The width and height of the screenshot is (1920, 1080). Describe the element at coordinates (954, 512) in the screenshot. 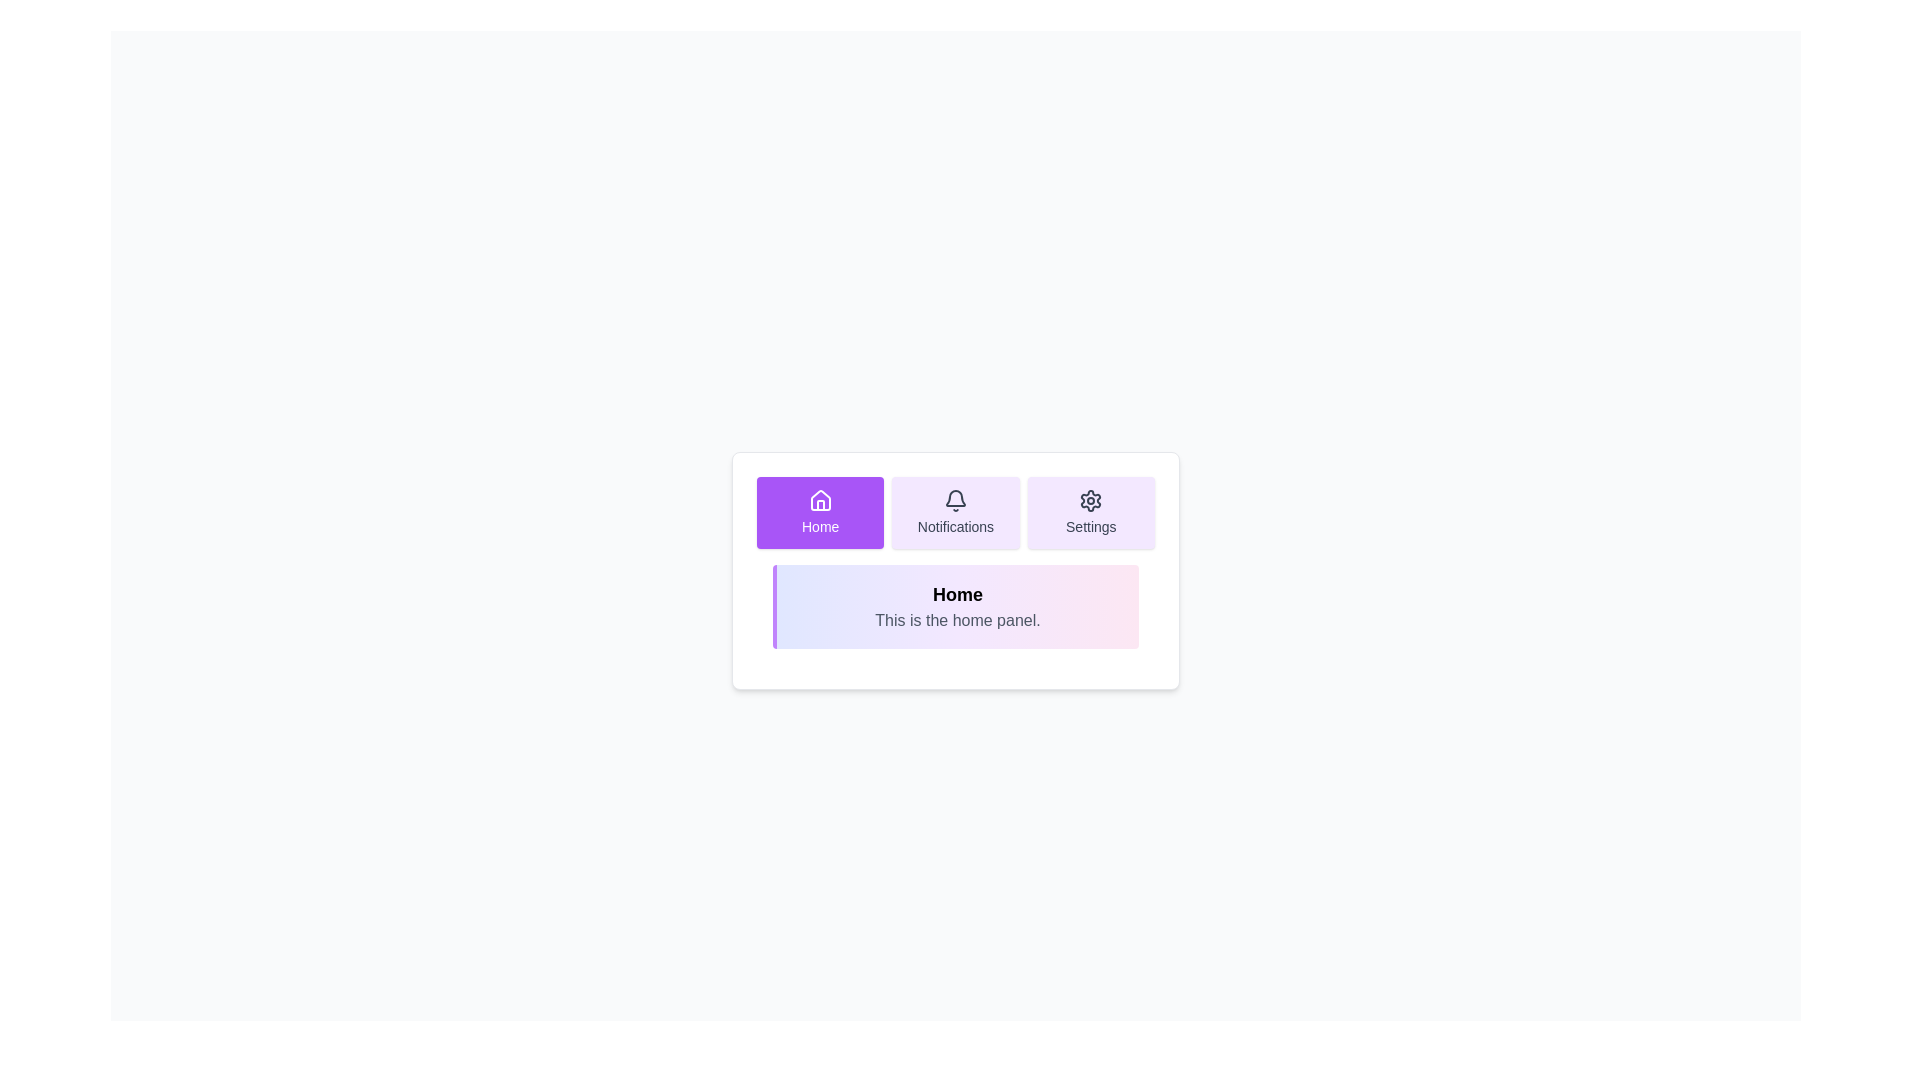

I see `the 'Notifications' button, which features a centered bell icon and a soft purple background, to observe styling changes` at that location.